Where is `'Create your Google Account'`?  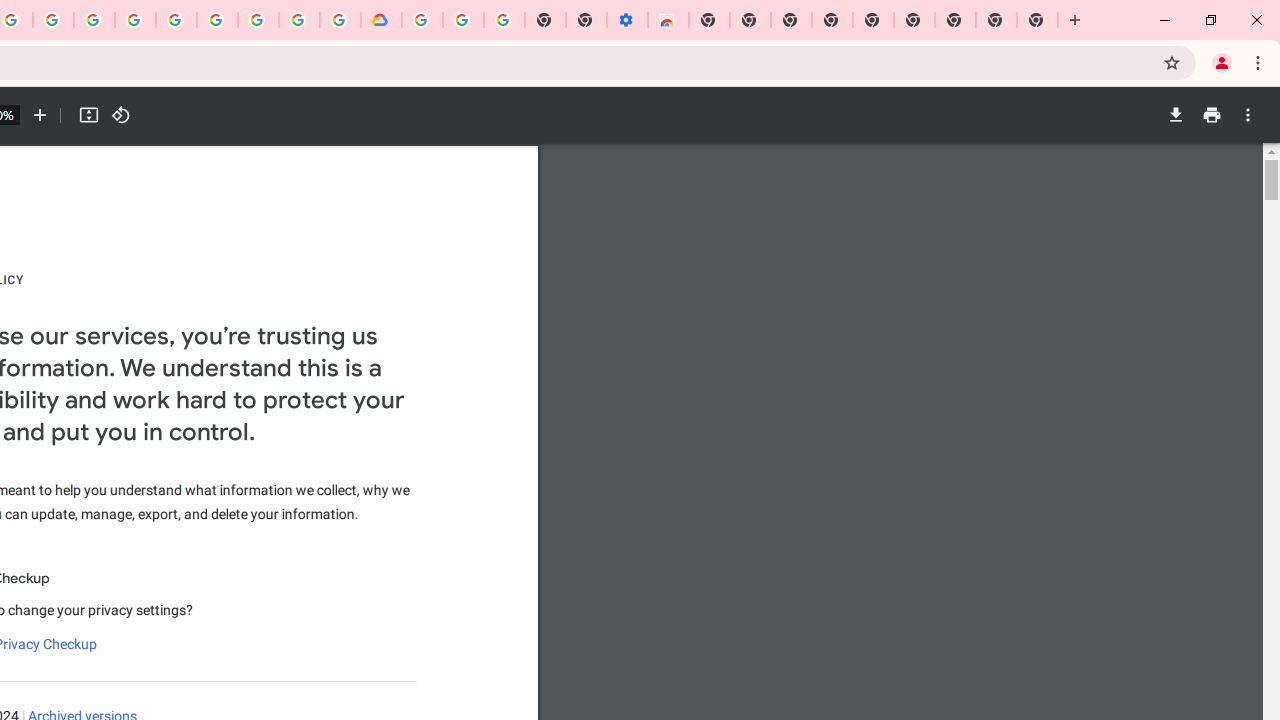
'Create your Google Account' is located at coordinates (53, 20).